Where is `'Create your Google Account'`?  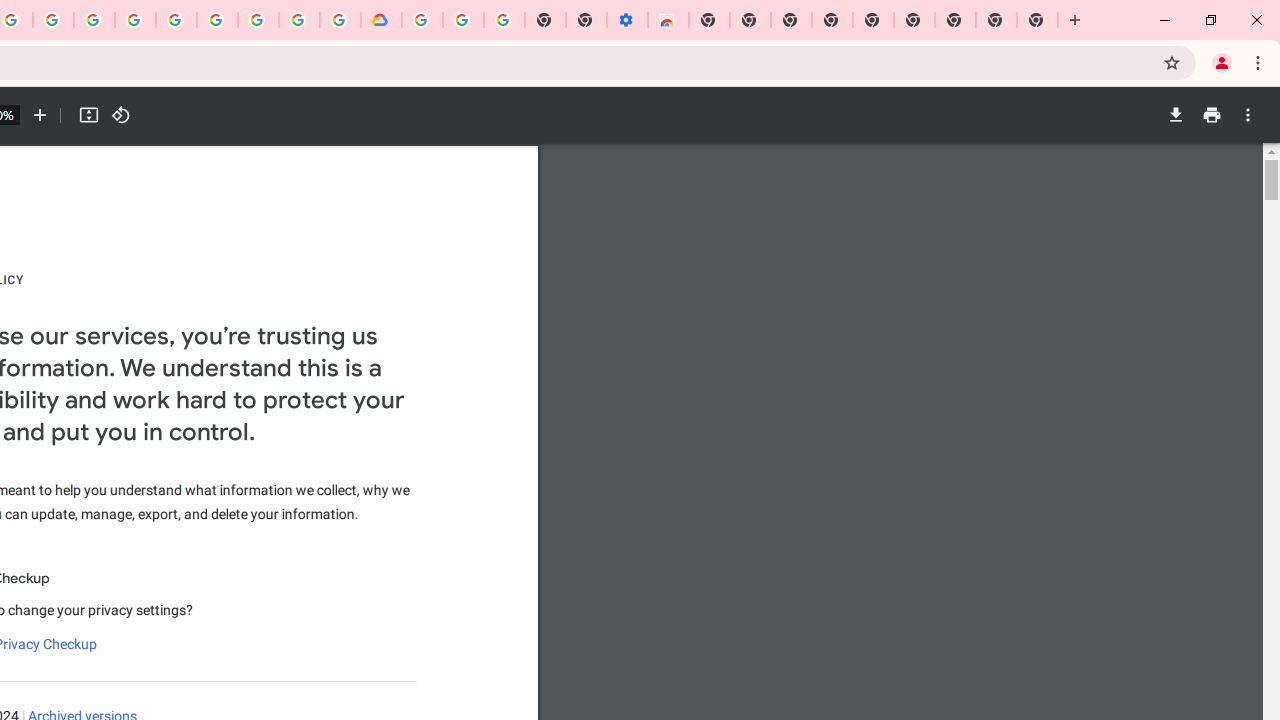
'Create your Google Account' is located at coordinates (53, 20).